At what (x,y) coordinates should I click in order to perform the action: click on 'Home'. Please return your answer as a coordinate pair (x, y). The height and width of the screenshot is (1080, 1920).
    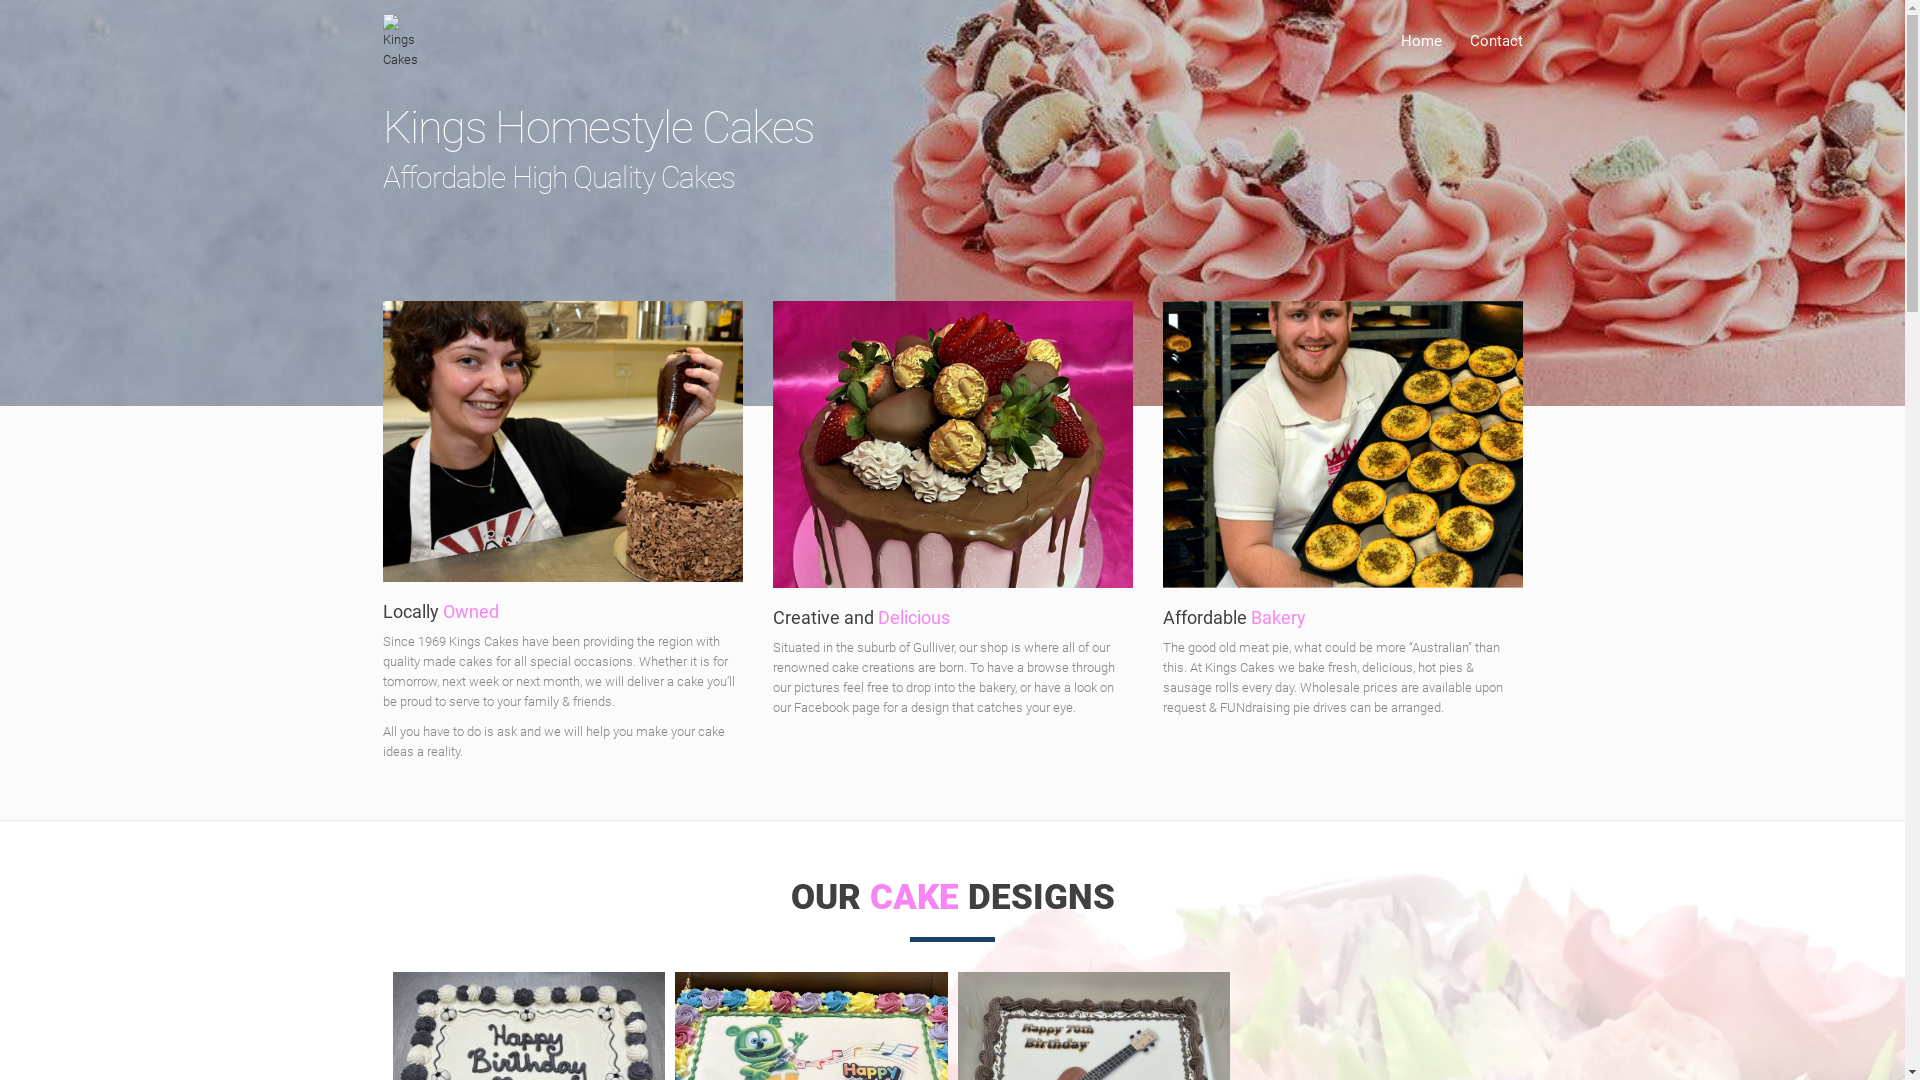
    Looking at the image, I should click on (1419, 41).